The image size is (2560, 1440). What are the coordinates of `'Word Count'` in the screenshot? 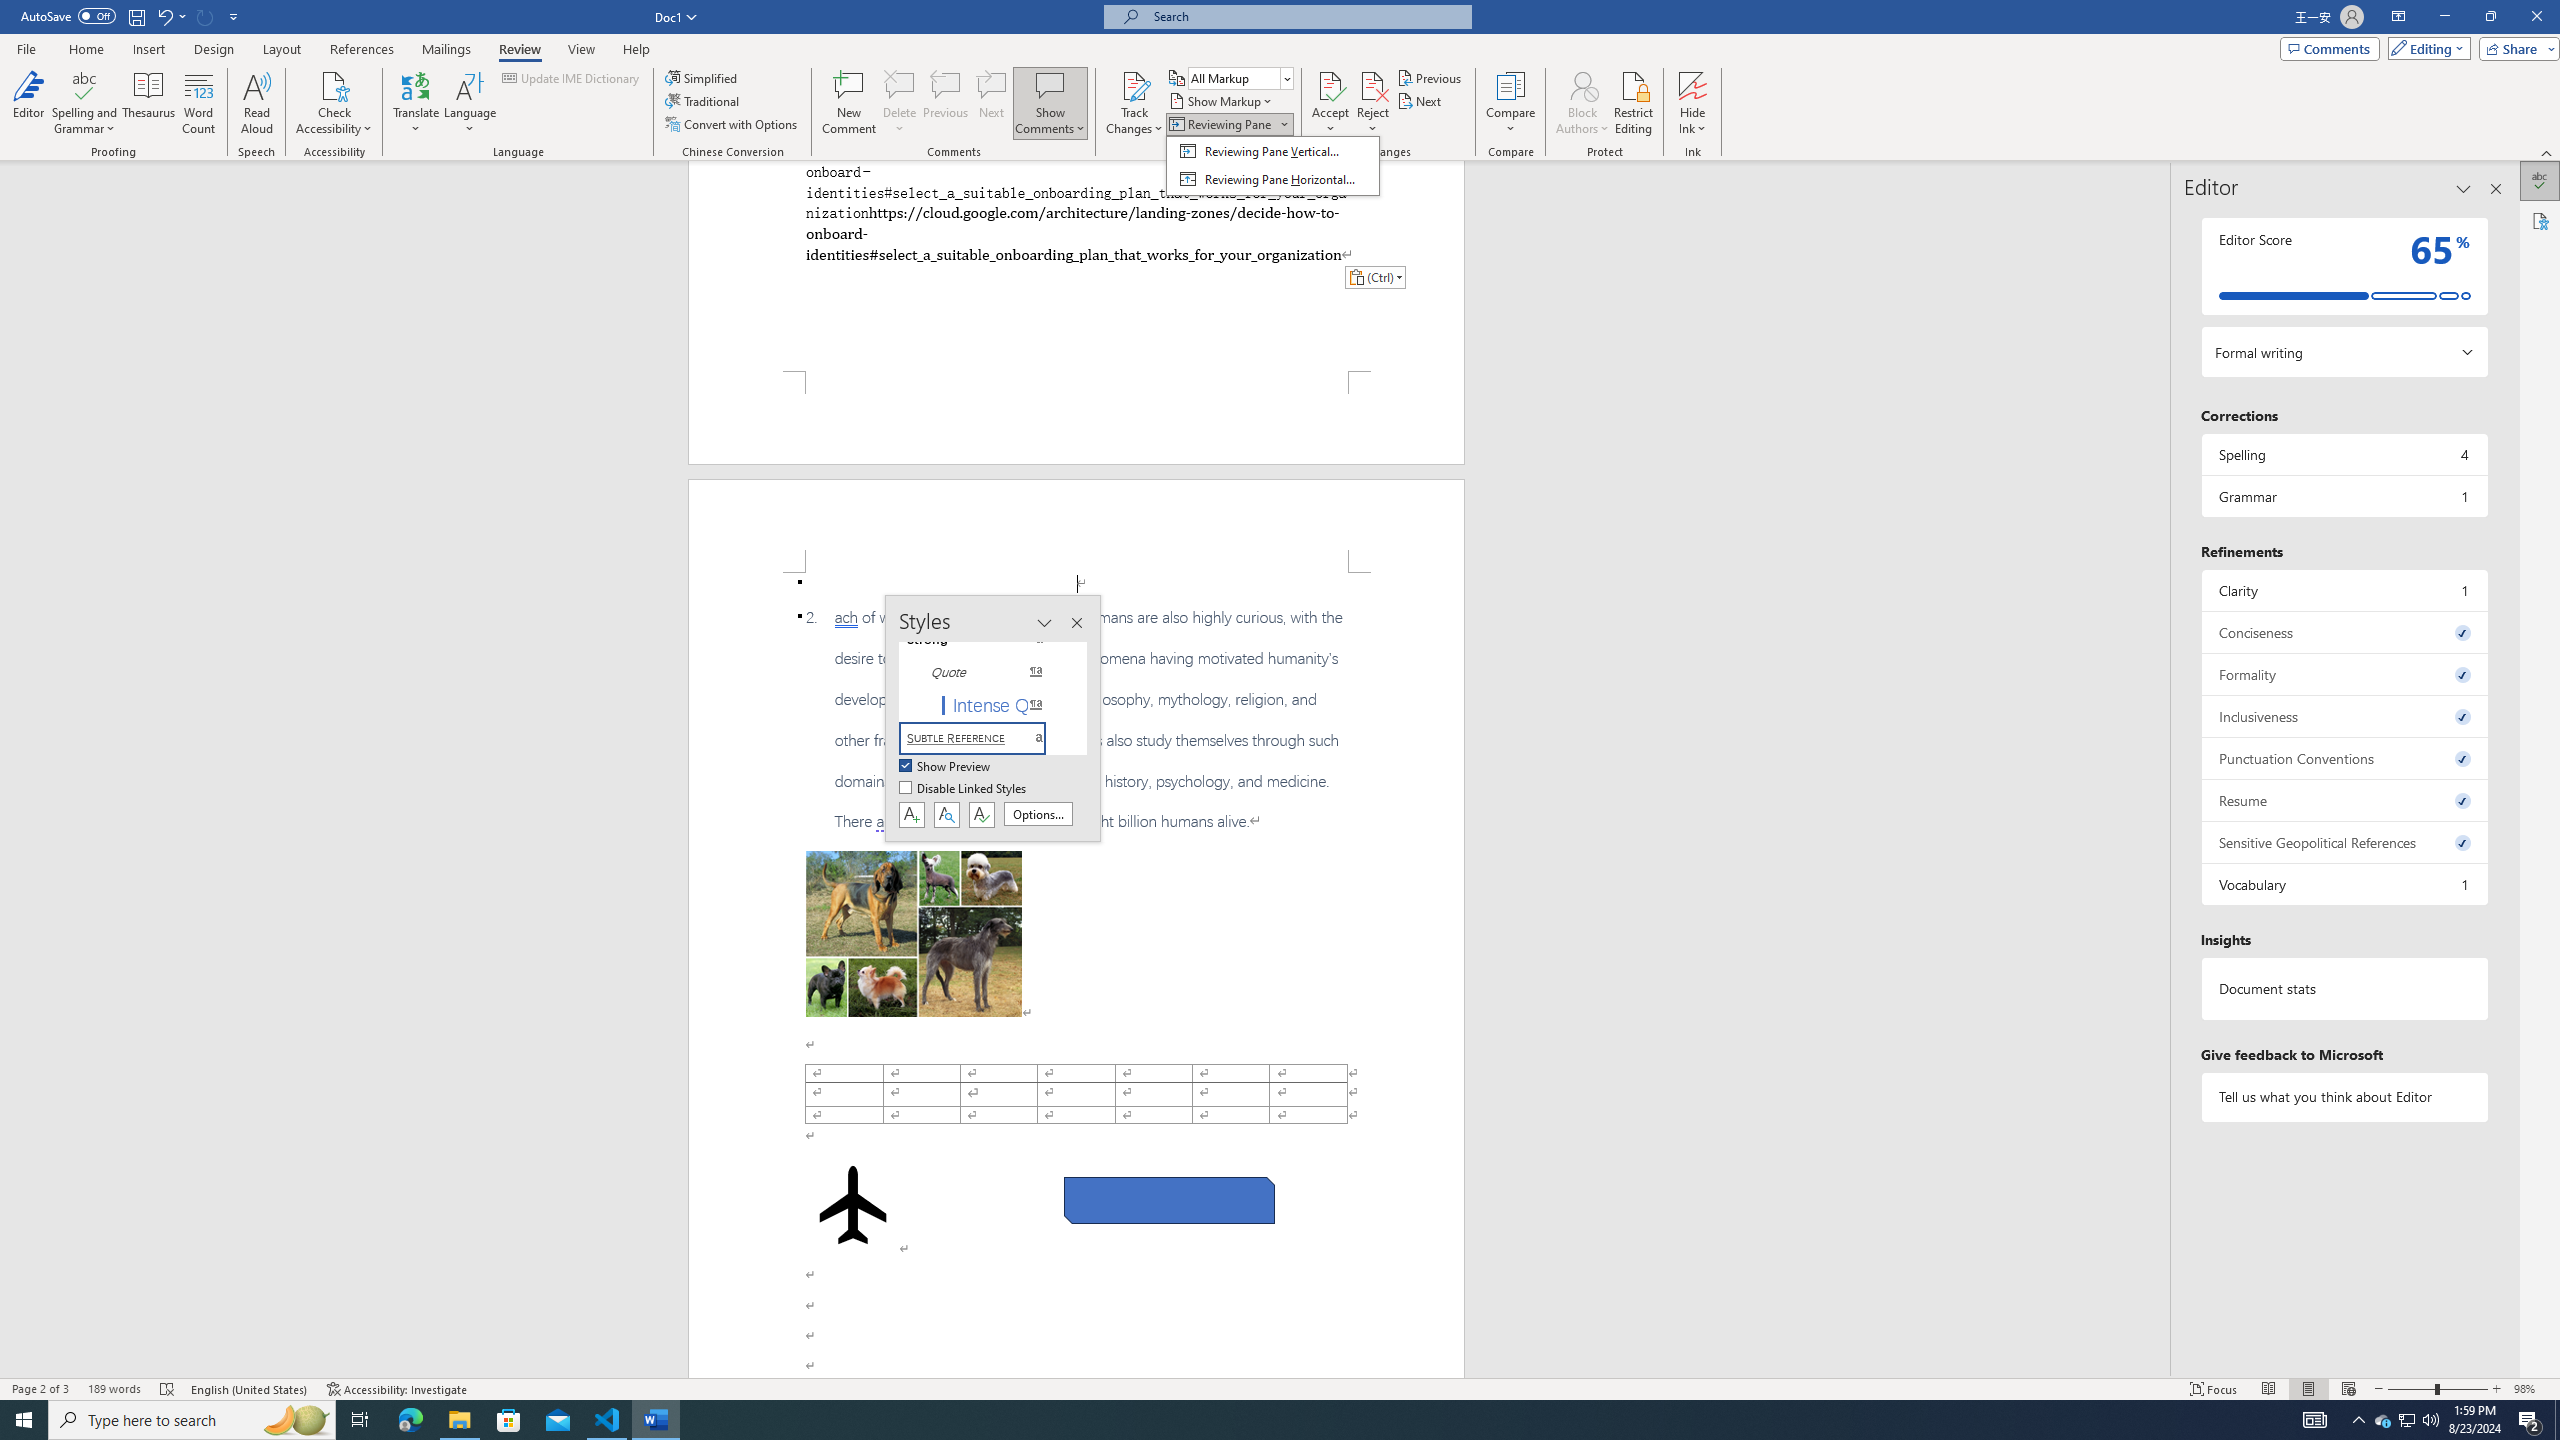 It's located at (199, 103).